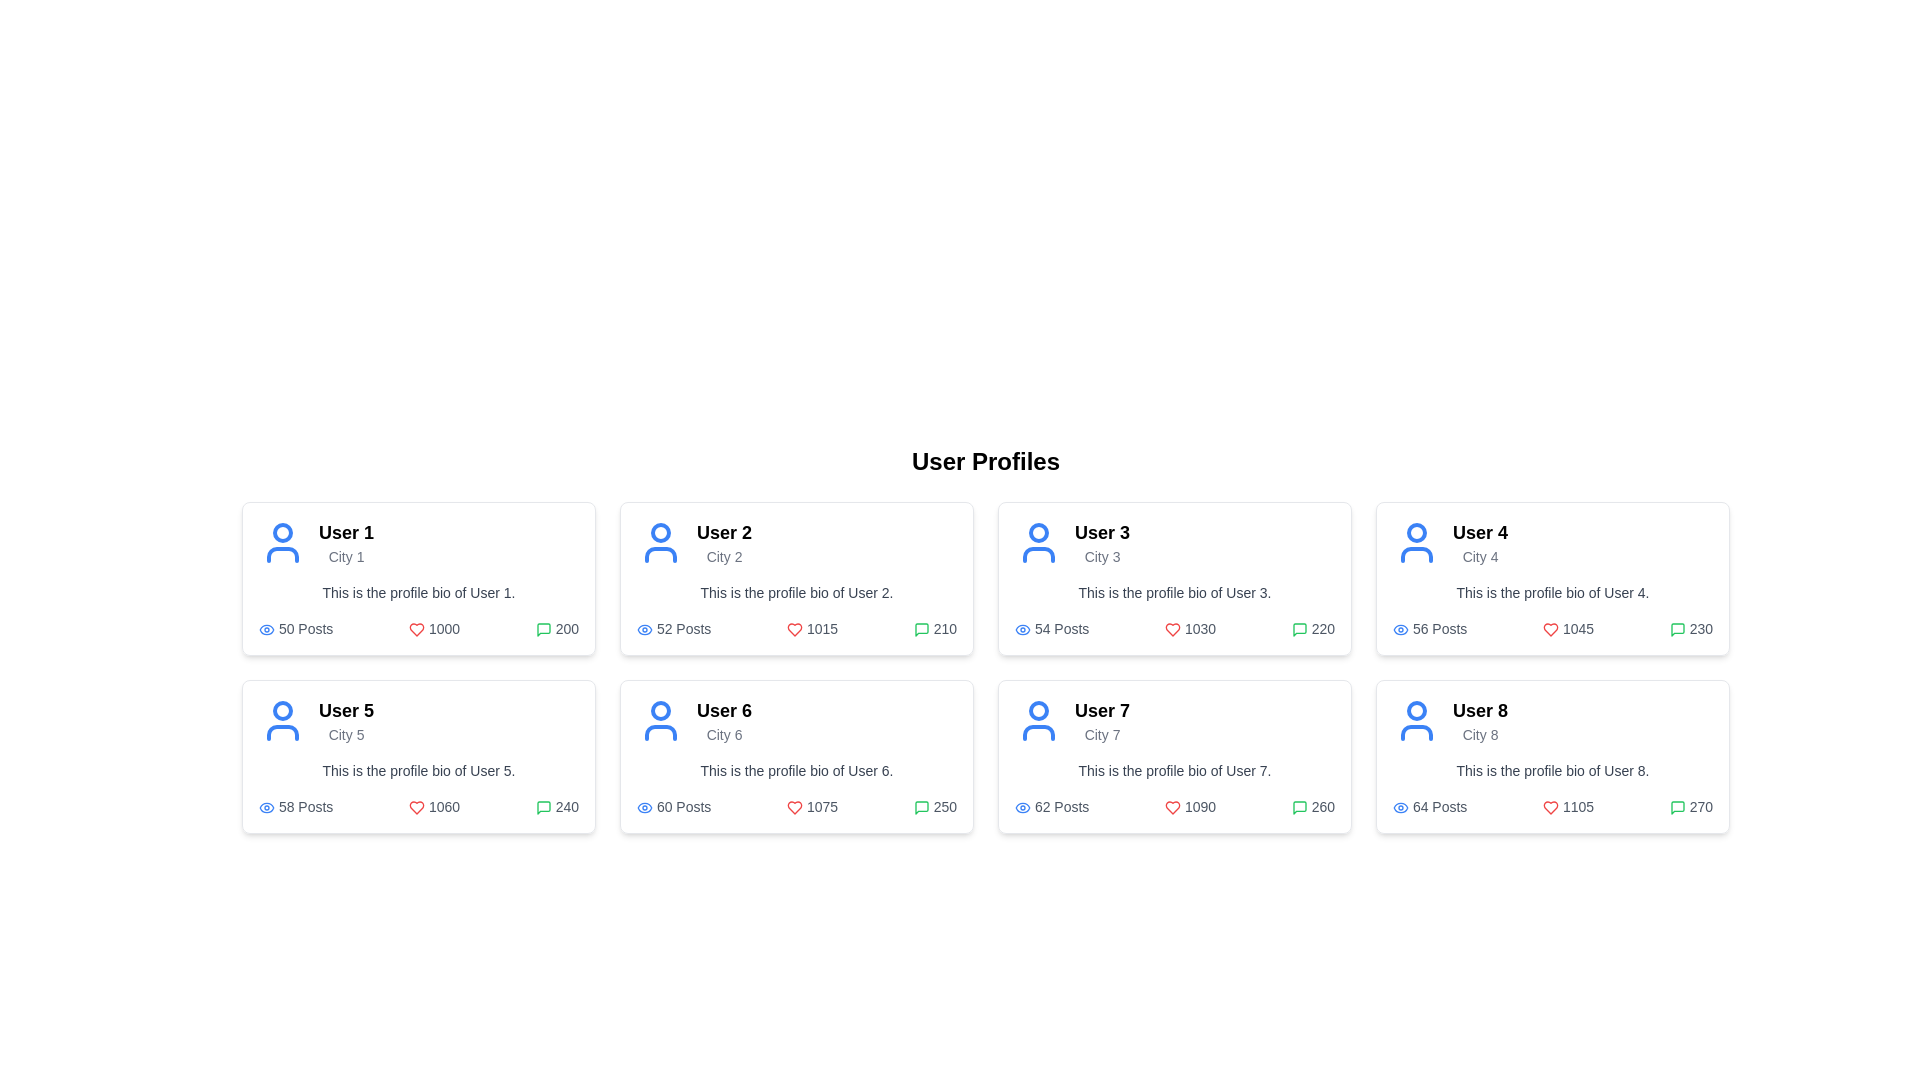 The image size is (1920, 1080). What do you see at coordinates (1038, 531) in the screenshot?
I see `the small circular shape that represents the head of the user profile icon for 'User 3' in the grid layout` at bounding box center [1038, 531].